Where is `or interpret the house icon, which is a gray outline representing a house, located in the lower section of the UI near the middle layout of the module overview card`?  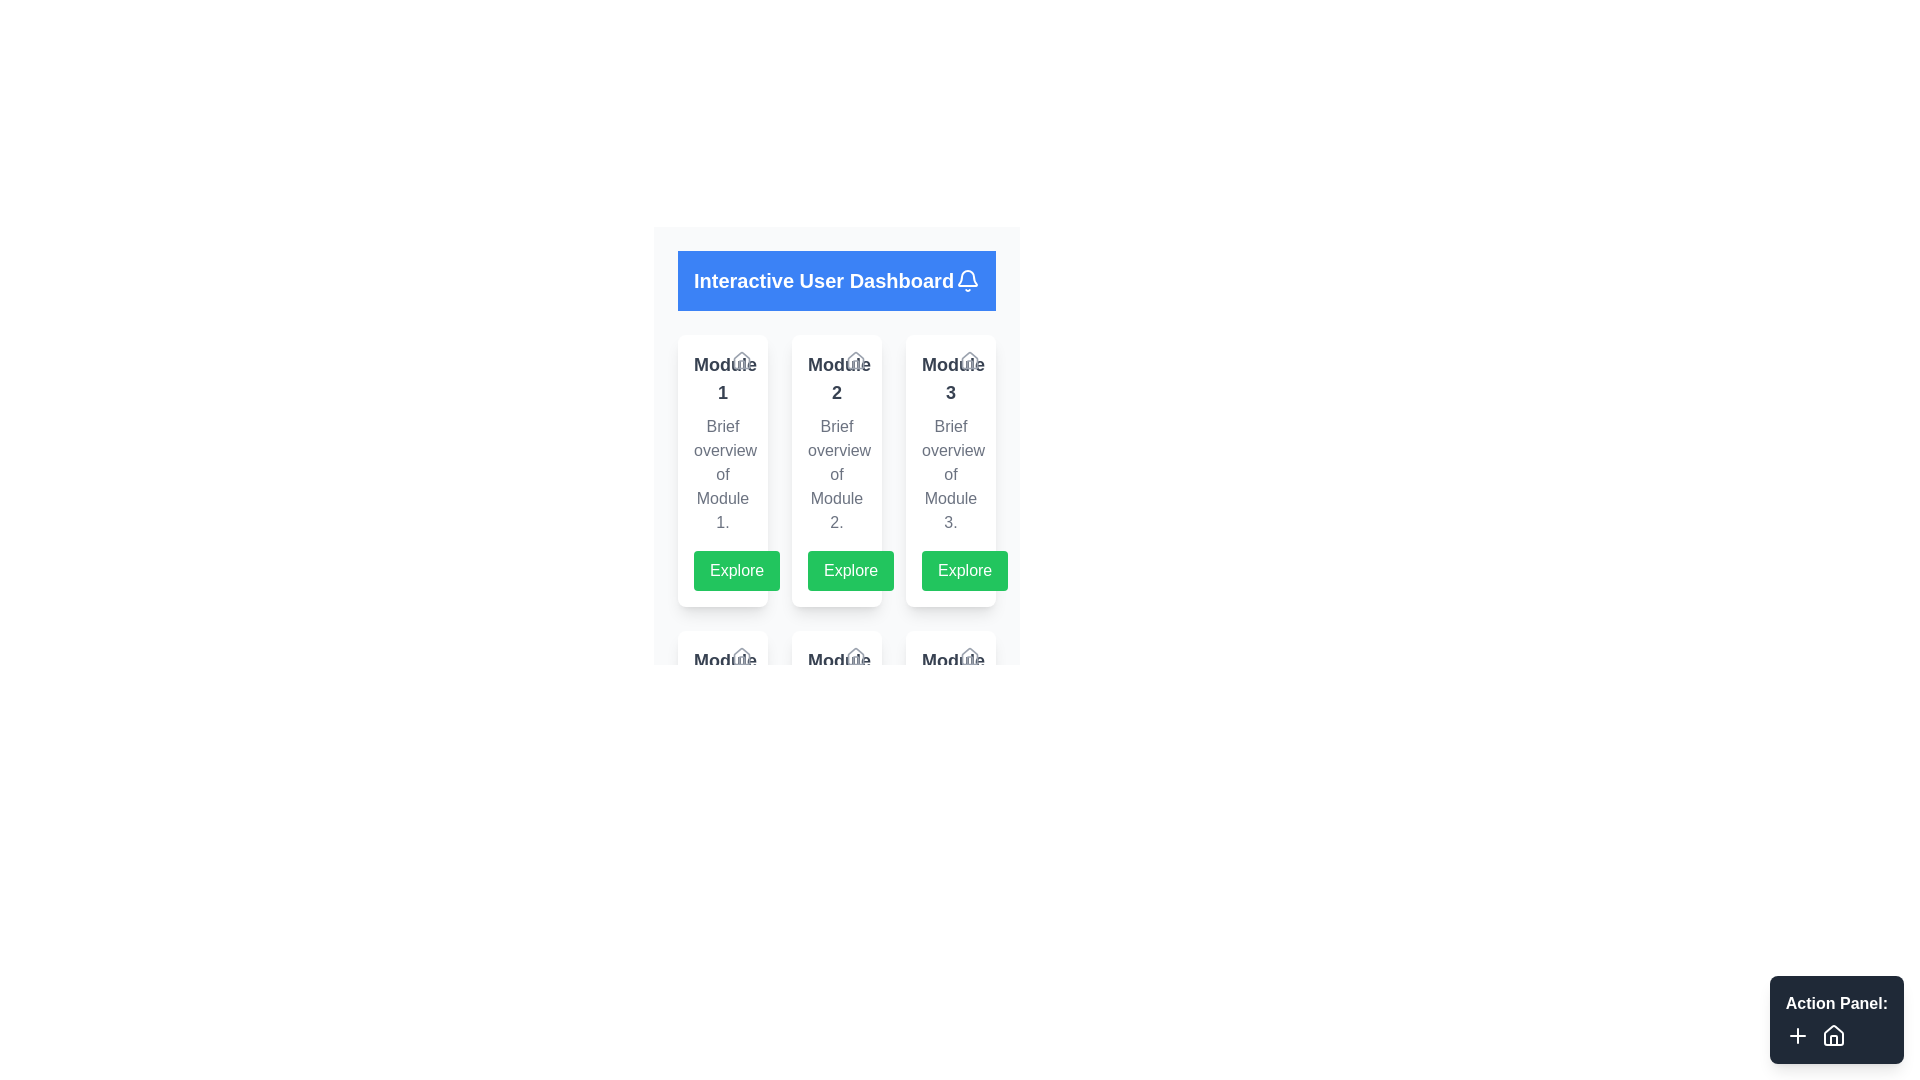
or interpret the house icon, which is a gray outline representing a house, located in the lower section of the UI near the middle layout of the module overview card is located at coordinates (855, 655).